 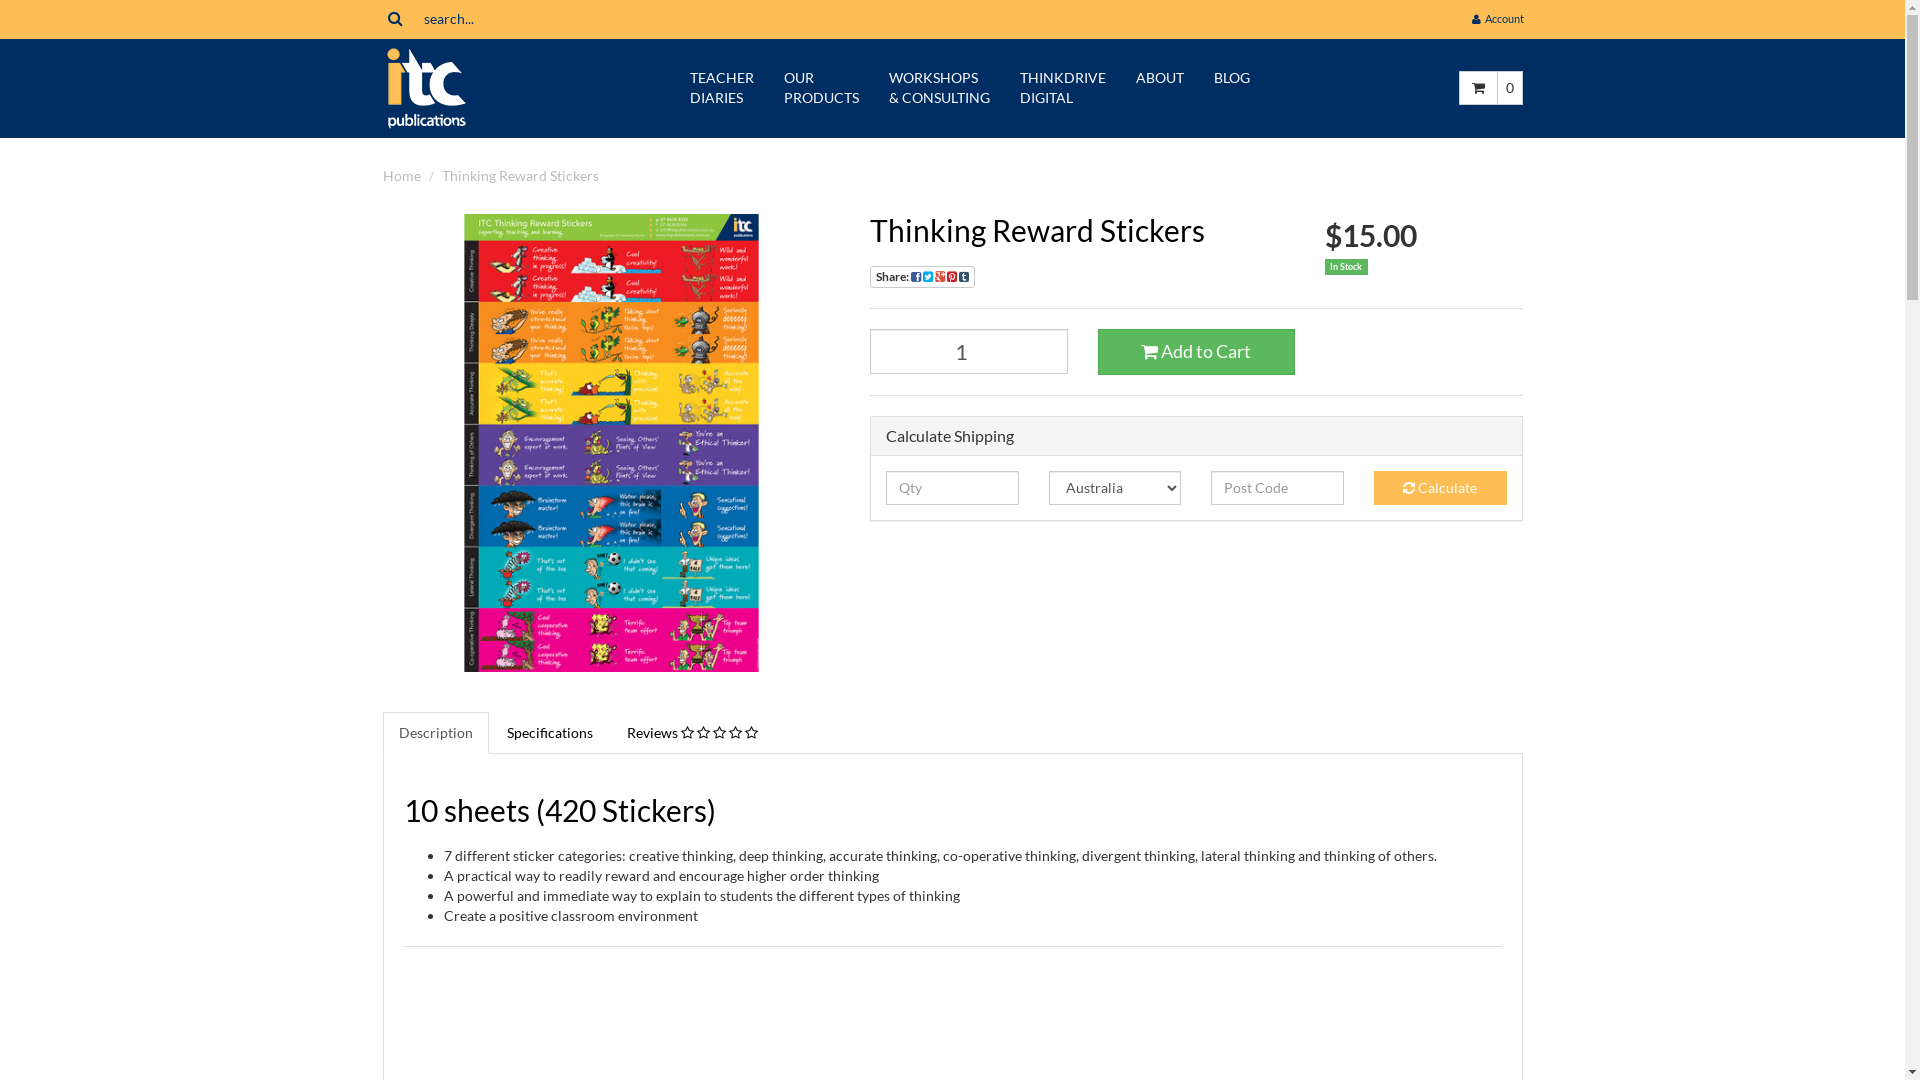 What do you see at coordinates (1440, 488) in the screenshot?
I see `'Calculate'` at bounding box center [1440, 488].